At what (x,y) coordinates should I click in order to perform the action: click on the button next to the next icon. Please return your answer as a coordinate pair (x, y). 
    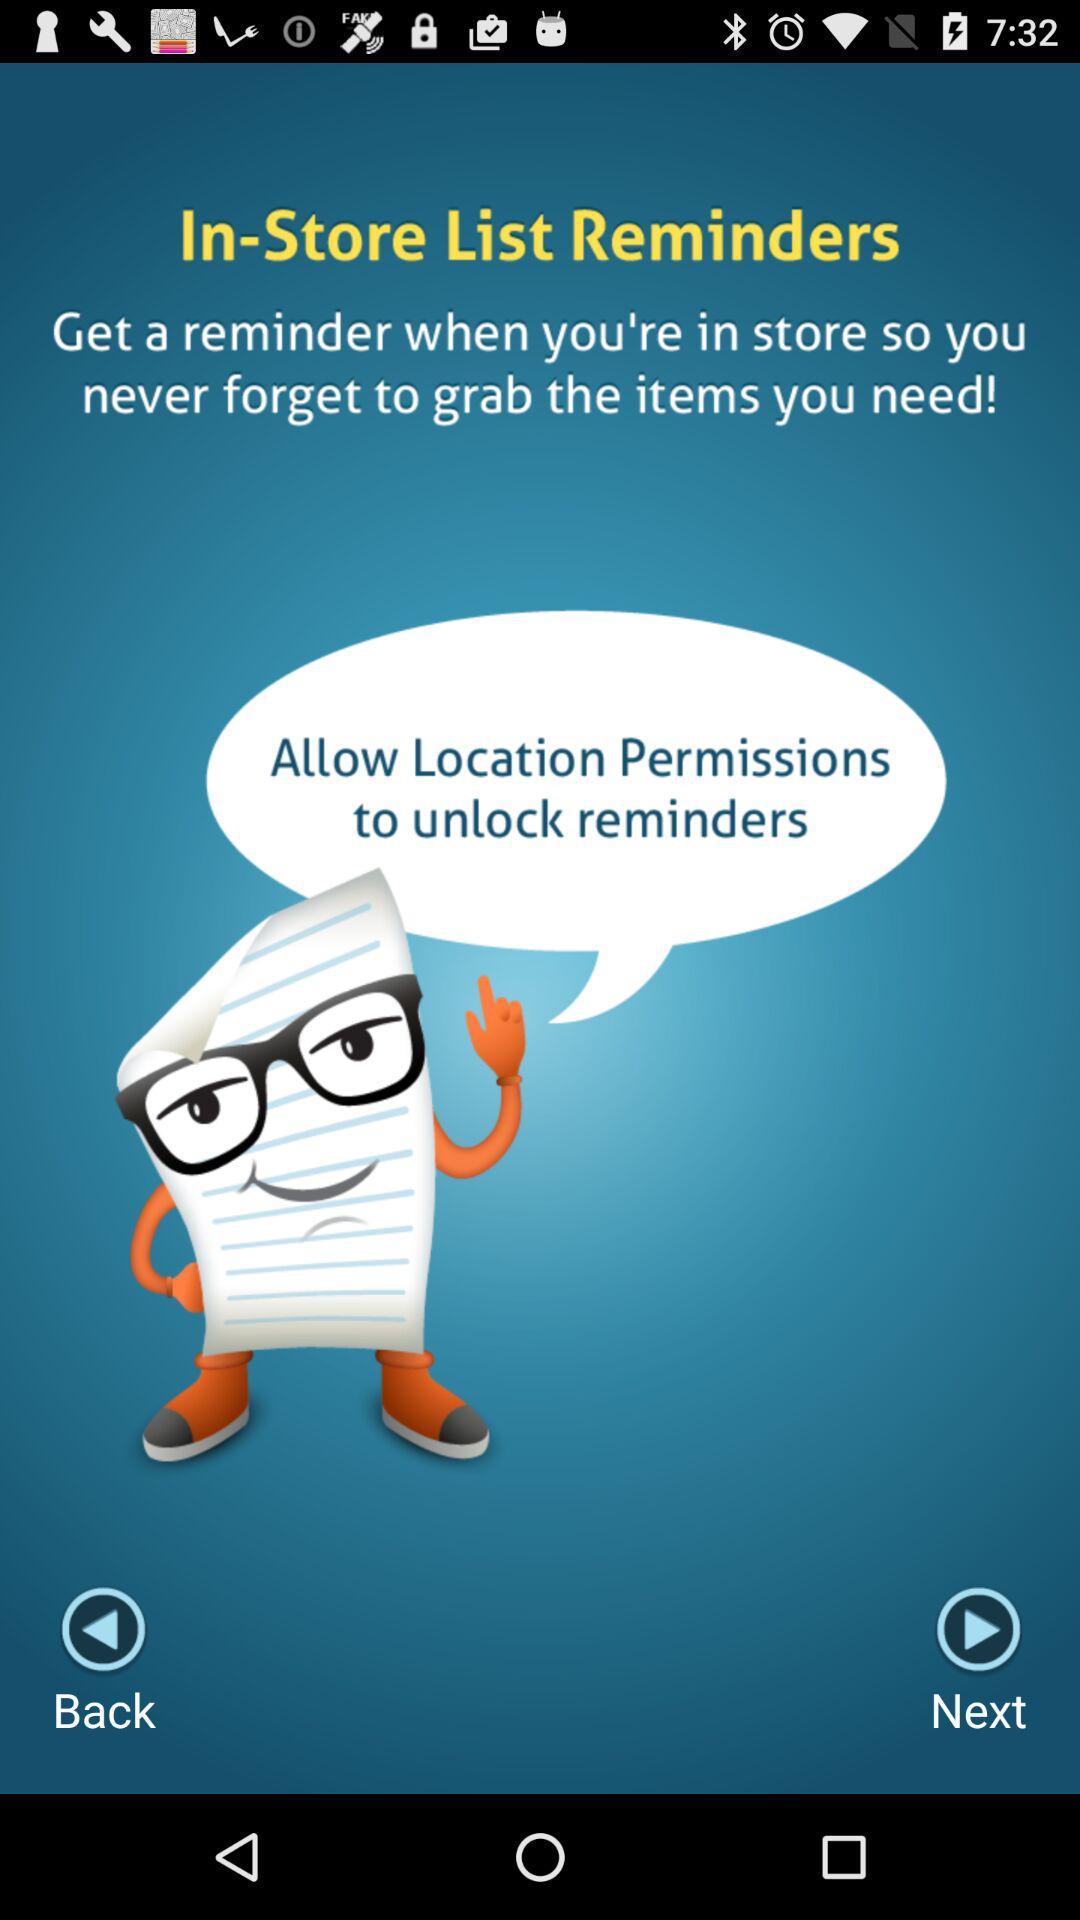
    Looking at the image, I should click on (104, 1663).